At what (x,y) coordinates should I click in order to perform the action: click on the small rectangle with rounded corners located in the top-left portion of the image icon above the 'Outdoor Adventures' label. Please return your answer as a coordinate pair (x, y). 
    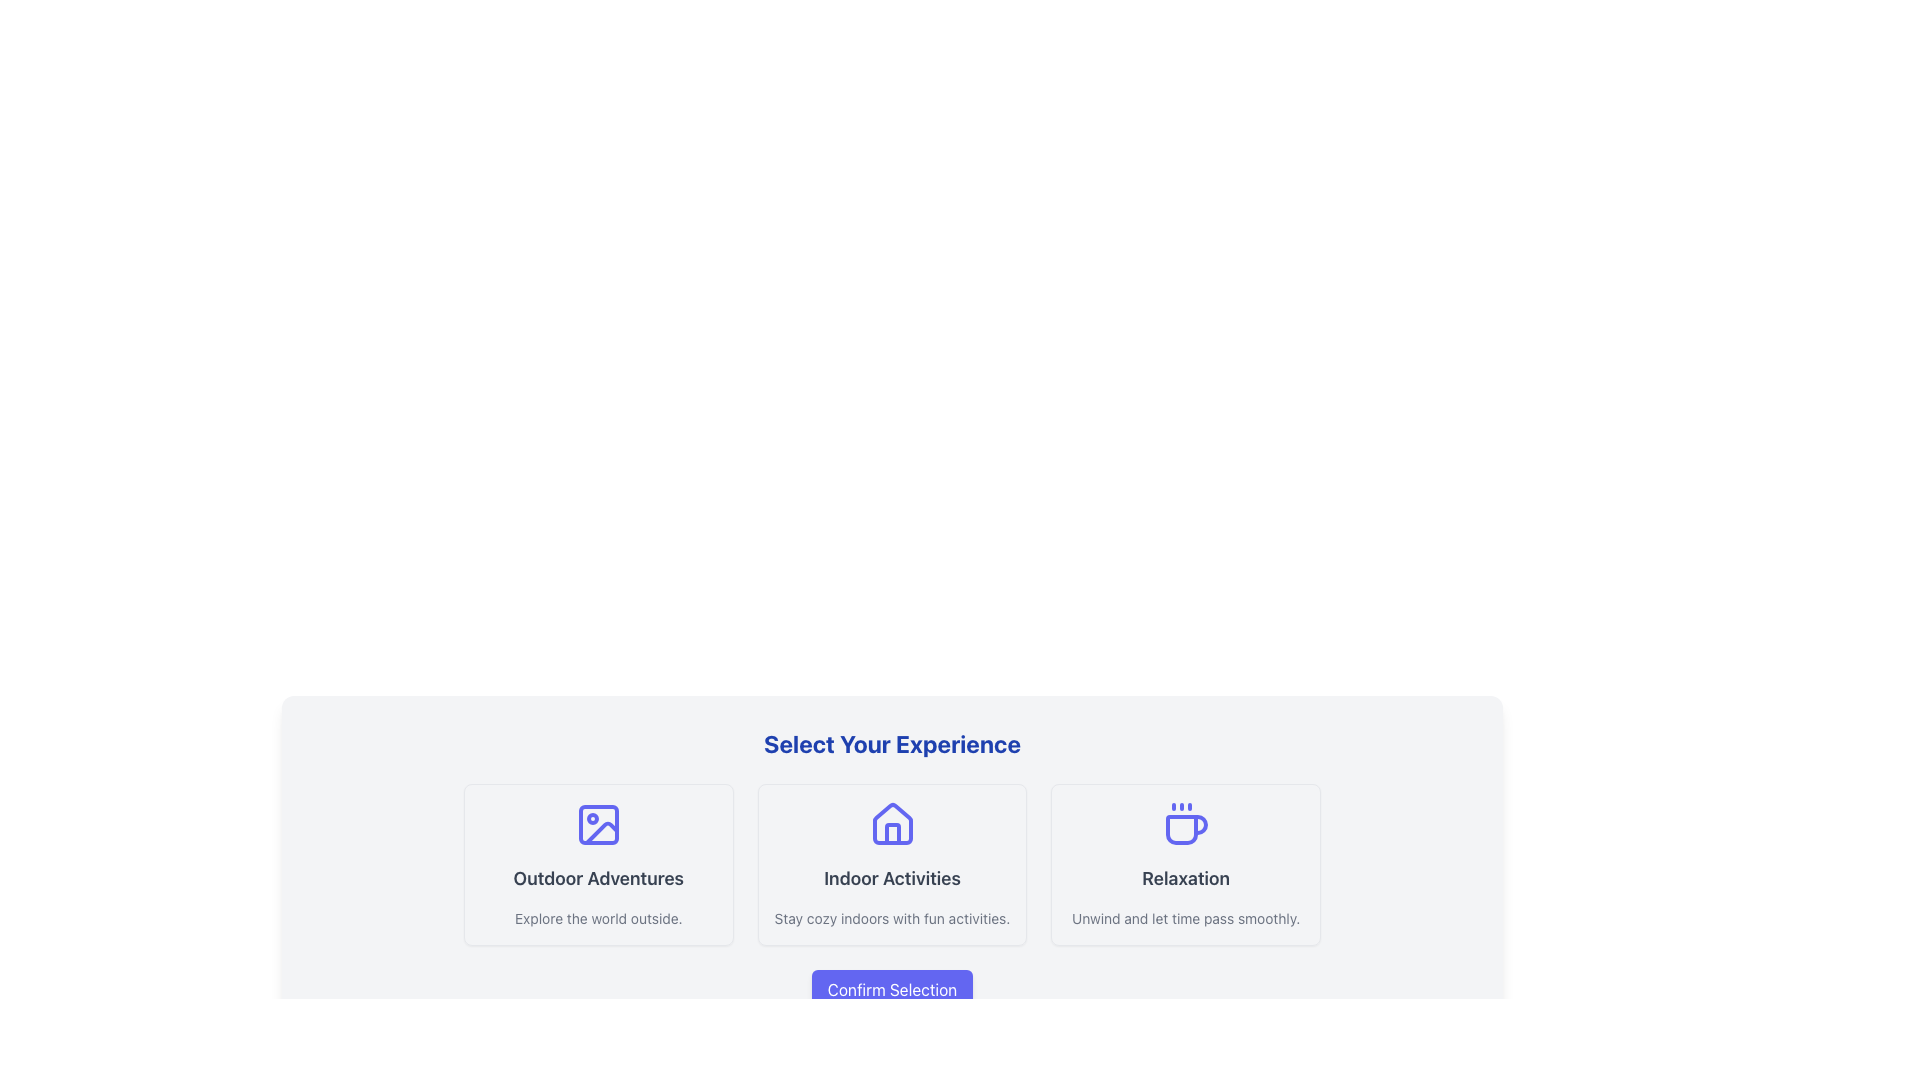
    Looking at the image, I should click on (597, 825).